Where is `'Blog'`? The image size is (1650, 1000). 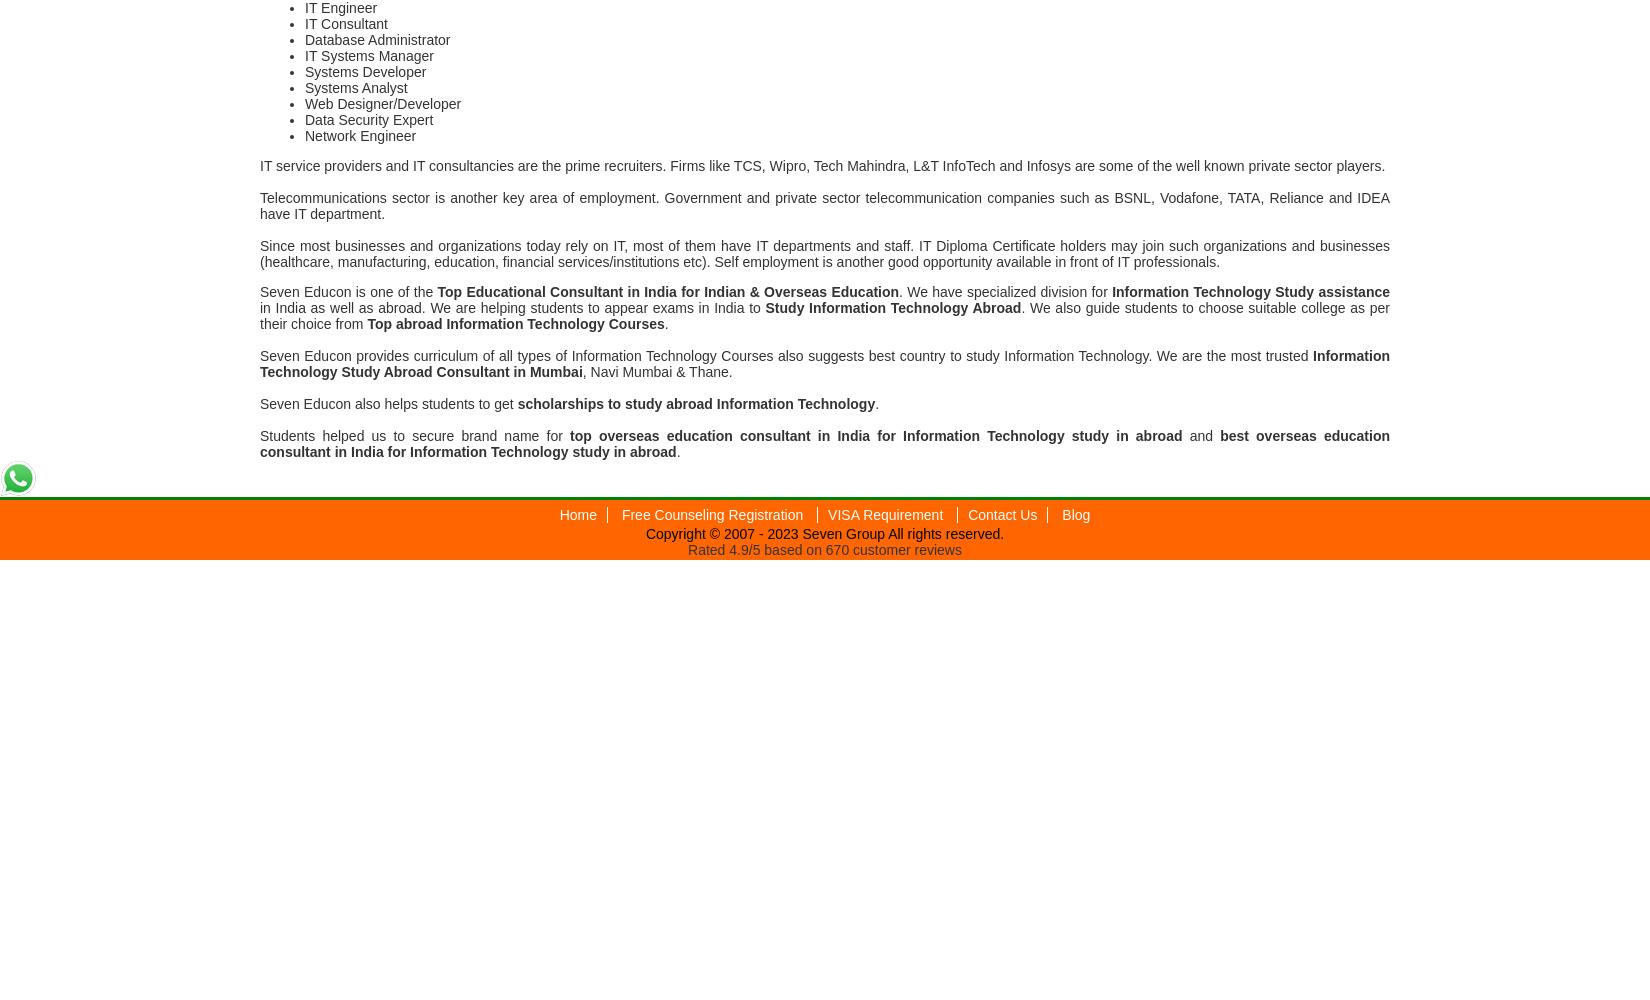 'Blog' is located at coordinates (1075, 514).